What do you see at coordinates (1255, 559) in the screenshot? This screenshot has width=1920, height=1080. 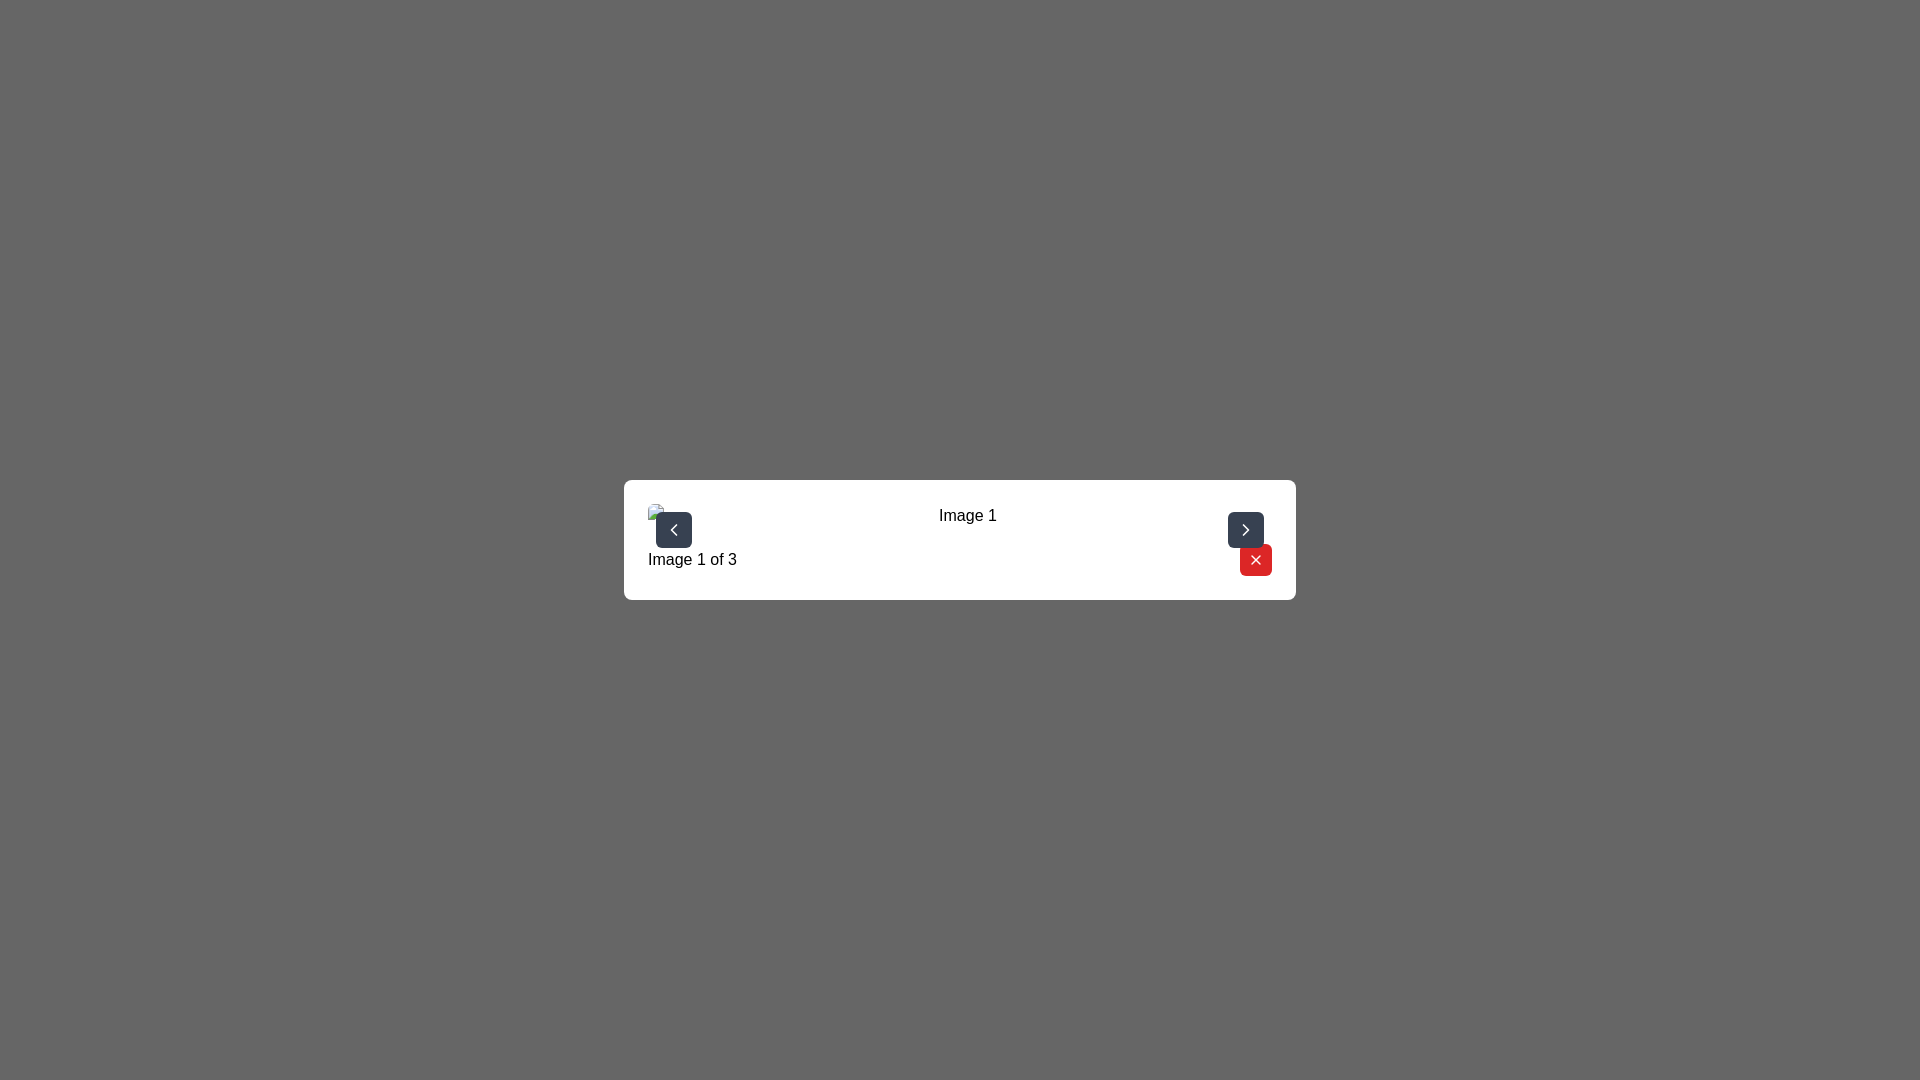 I see `the red button with a white 'X' icon, which is positioned to the right of the 'Image 1 of 3' text` at bounding box center [1255, 559].